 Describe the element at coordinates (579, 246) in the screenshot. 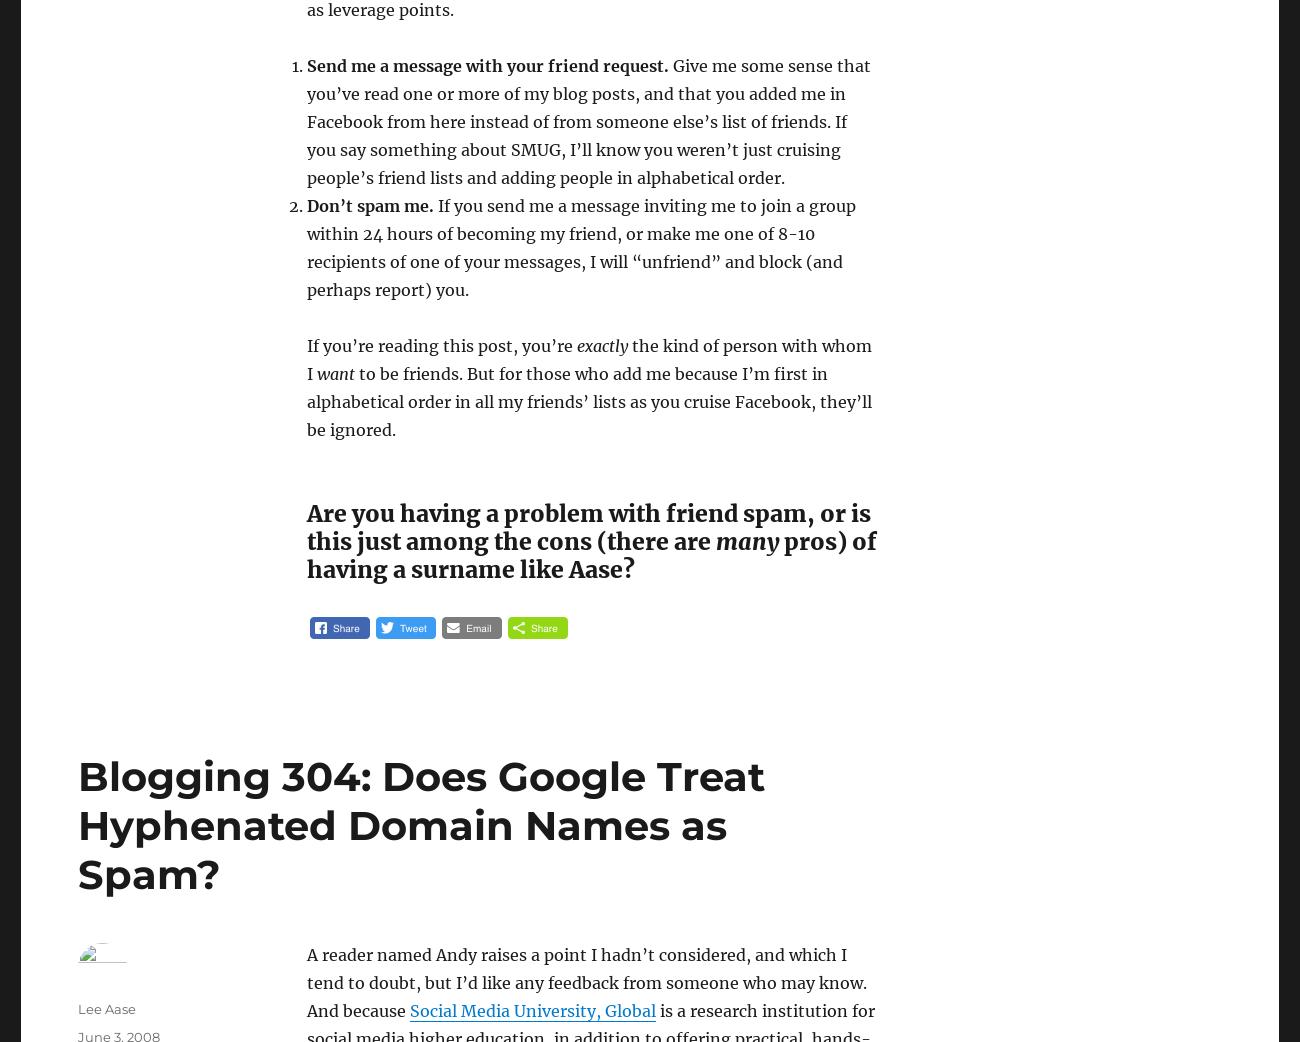

I see `'If you send me a message inviting me to join a group within 24 hours of becoming my friend, or make me one of 8-10 recipients of one of your messages, I will “unfriend” and block (and perhaps report) you.'` at that location.